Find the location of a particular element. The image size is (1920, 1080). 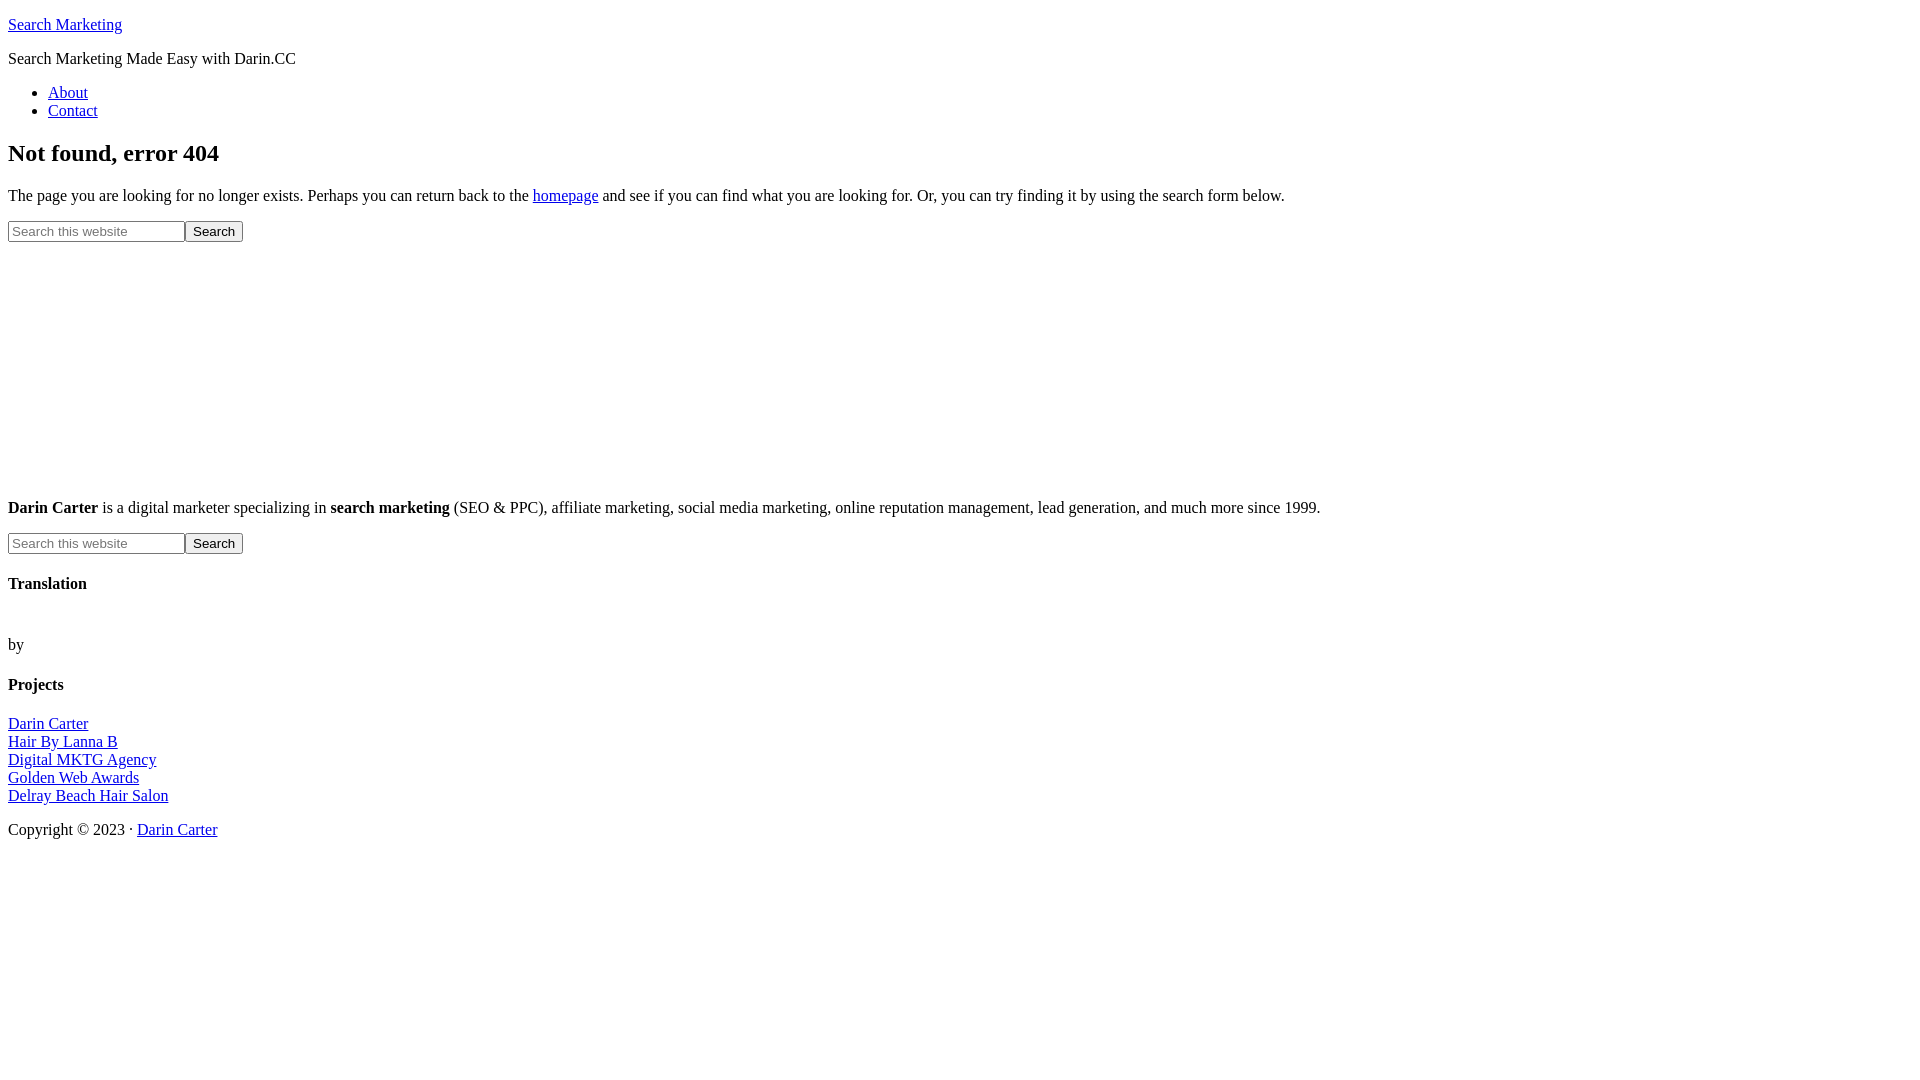

'Search' is located at coordinates (214, 543).